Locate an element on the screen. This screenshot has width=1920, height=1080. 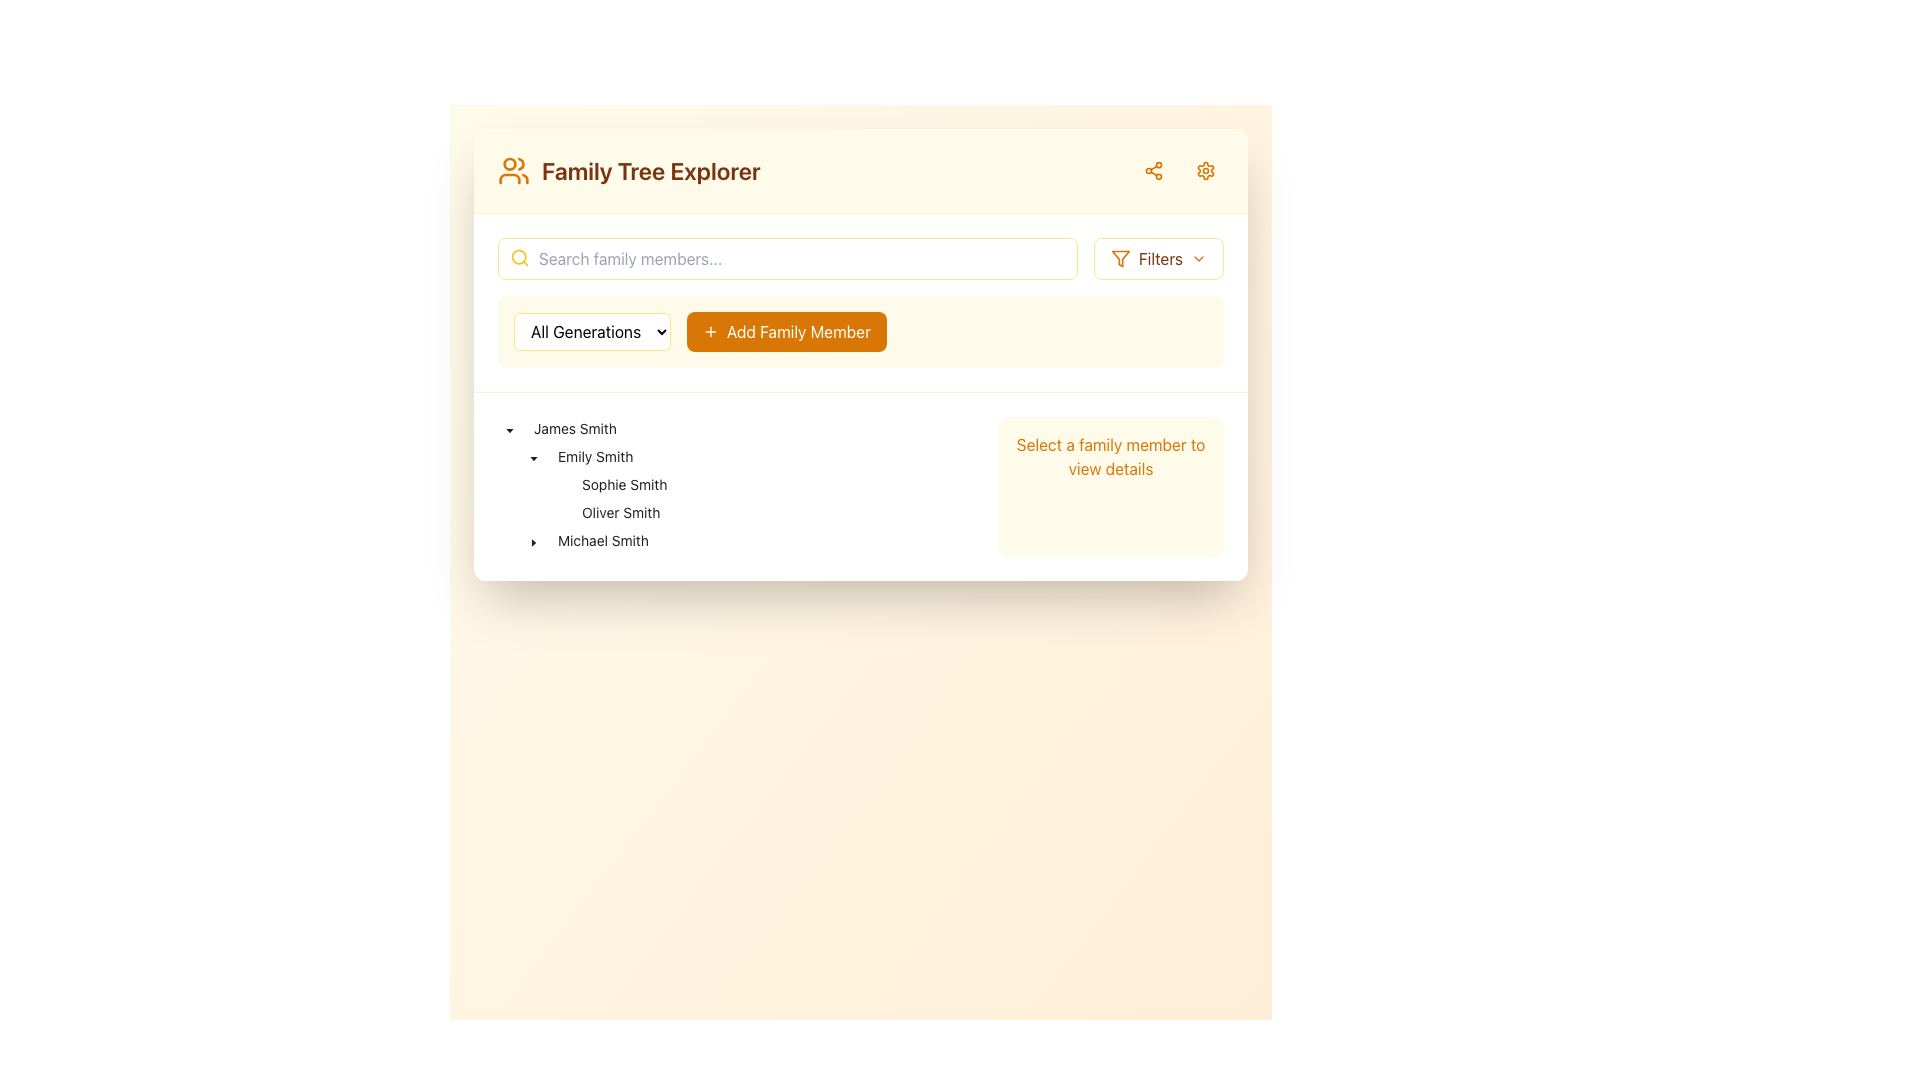
the rectangular 'Filters' button with a light yellow background and brown text is located at coordinates (1158, 257).